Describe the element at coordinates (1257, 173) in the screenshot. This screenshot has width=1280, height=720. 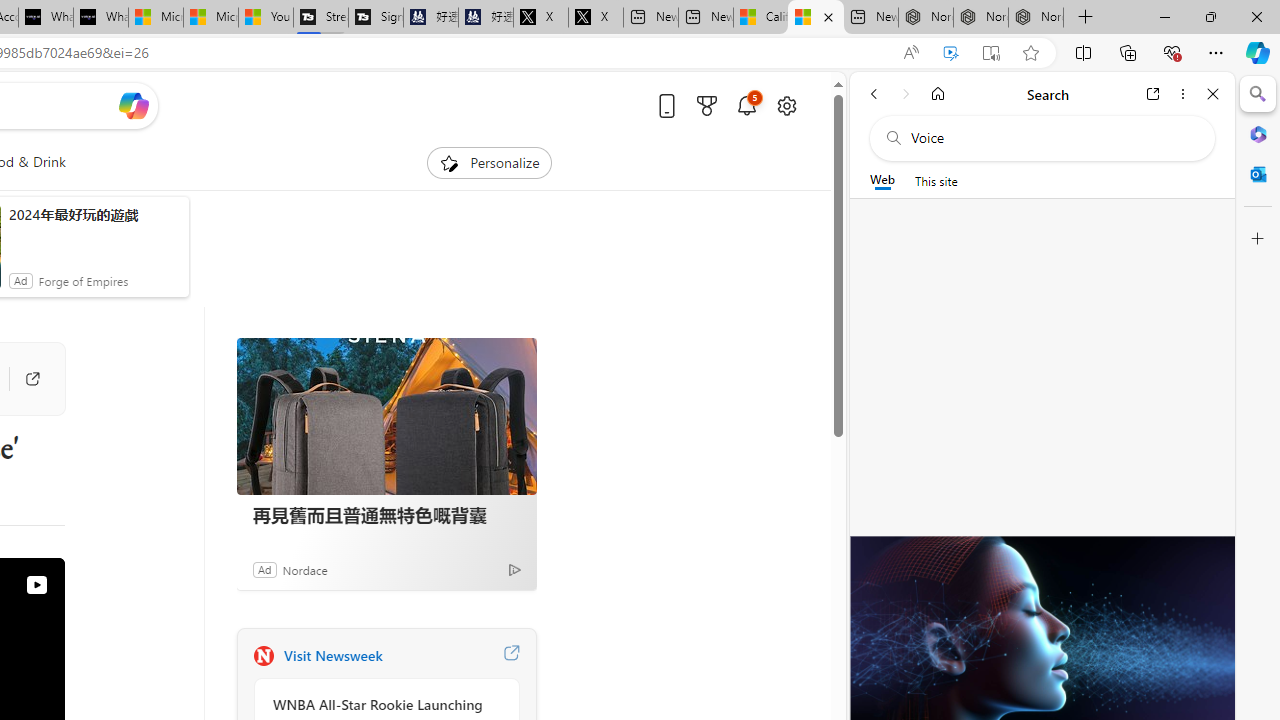
I see `'Outlook'` at that location.